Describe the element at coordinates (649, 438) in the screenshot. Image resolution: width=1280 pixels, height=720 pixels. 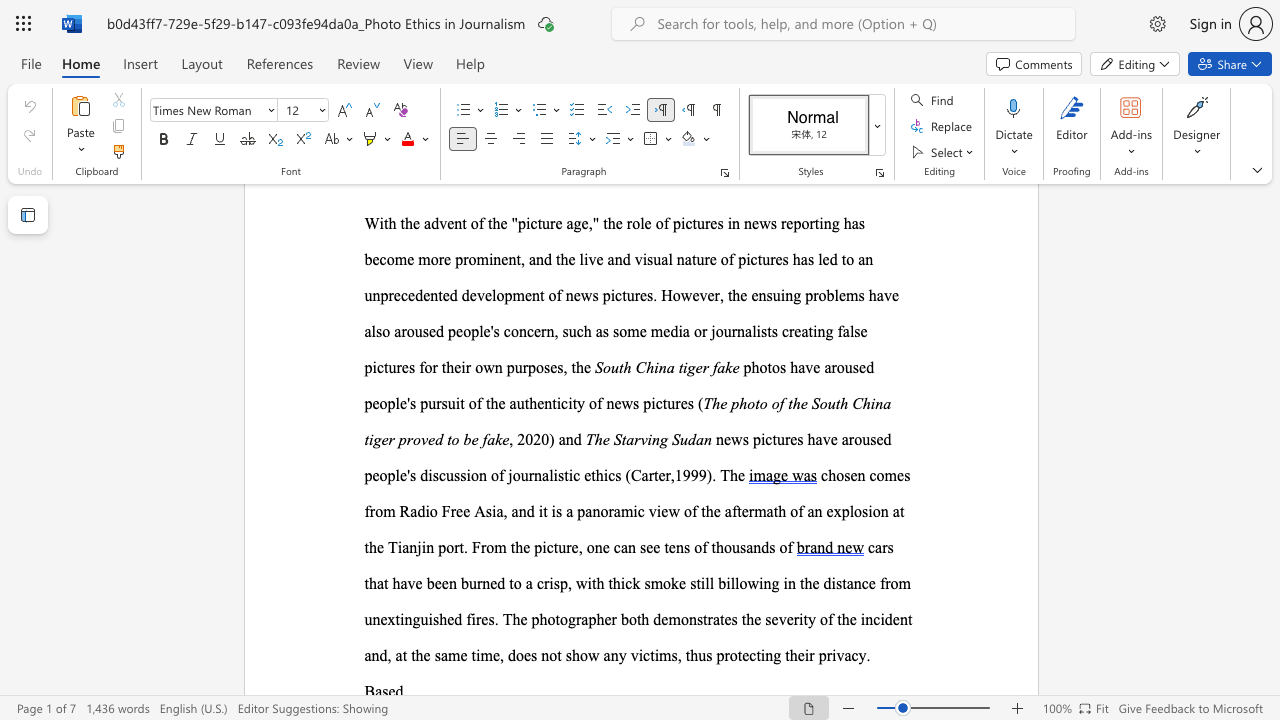
I see `the 1th character "i" in the text` at that location.